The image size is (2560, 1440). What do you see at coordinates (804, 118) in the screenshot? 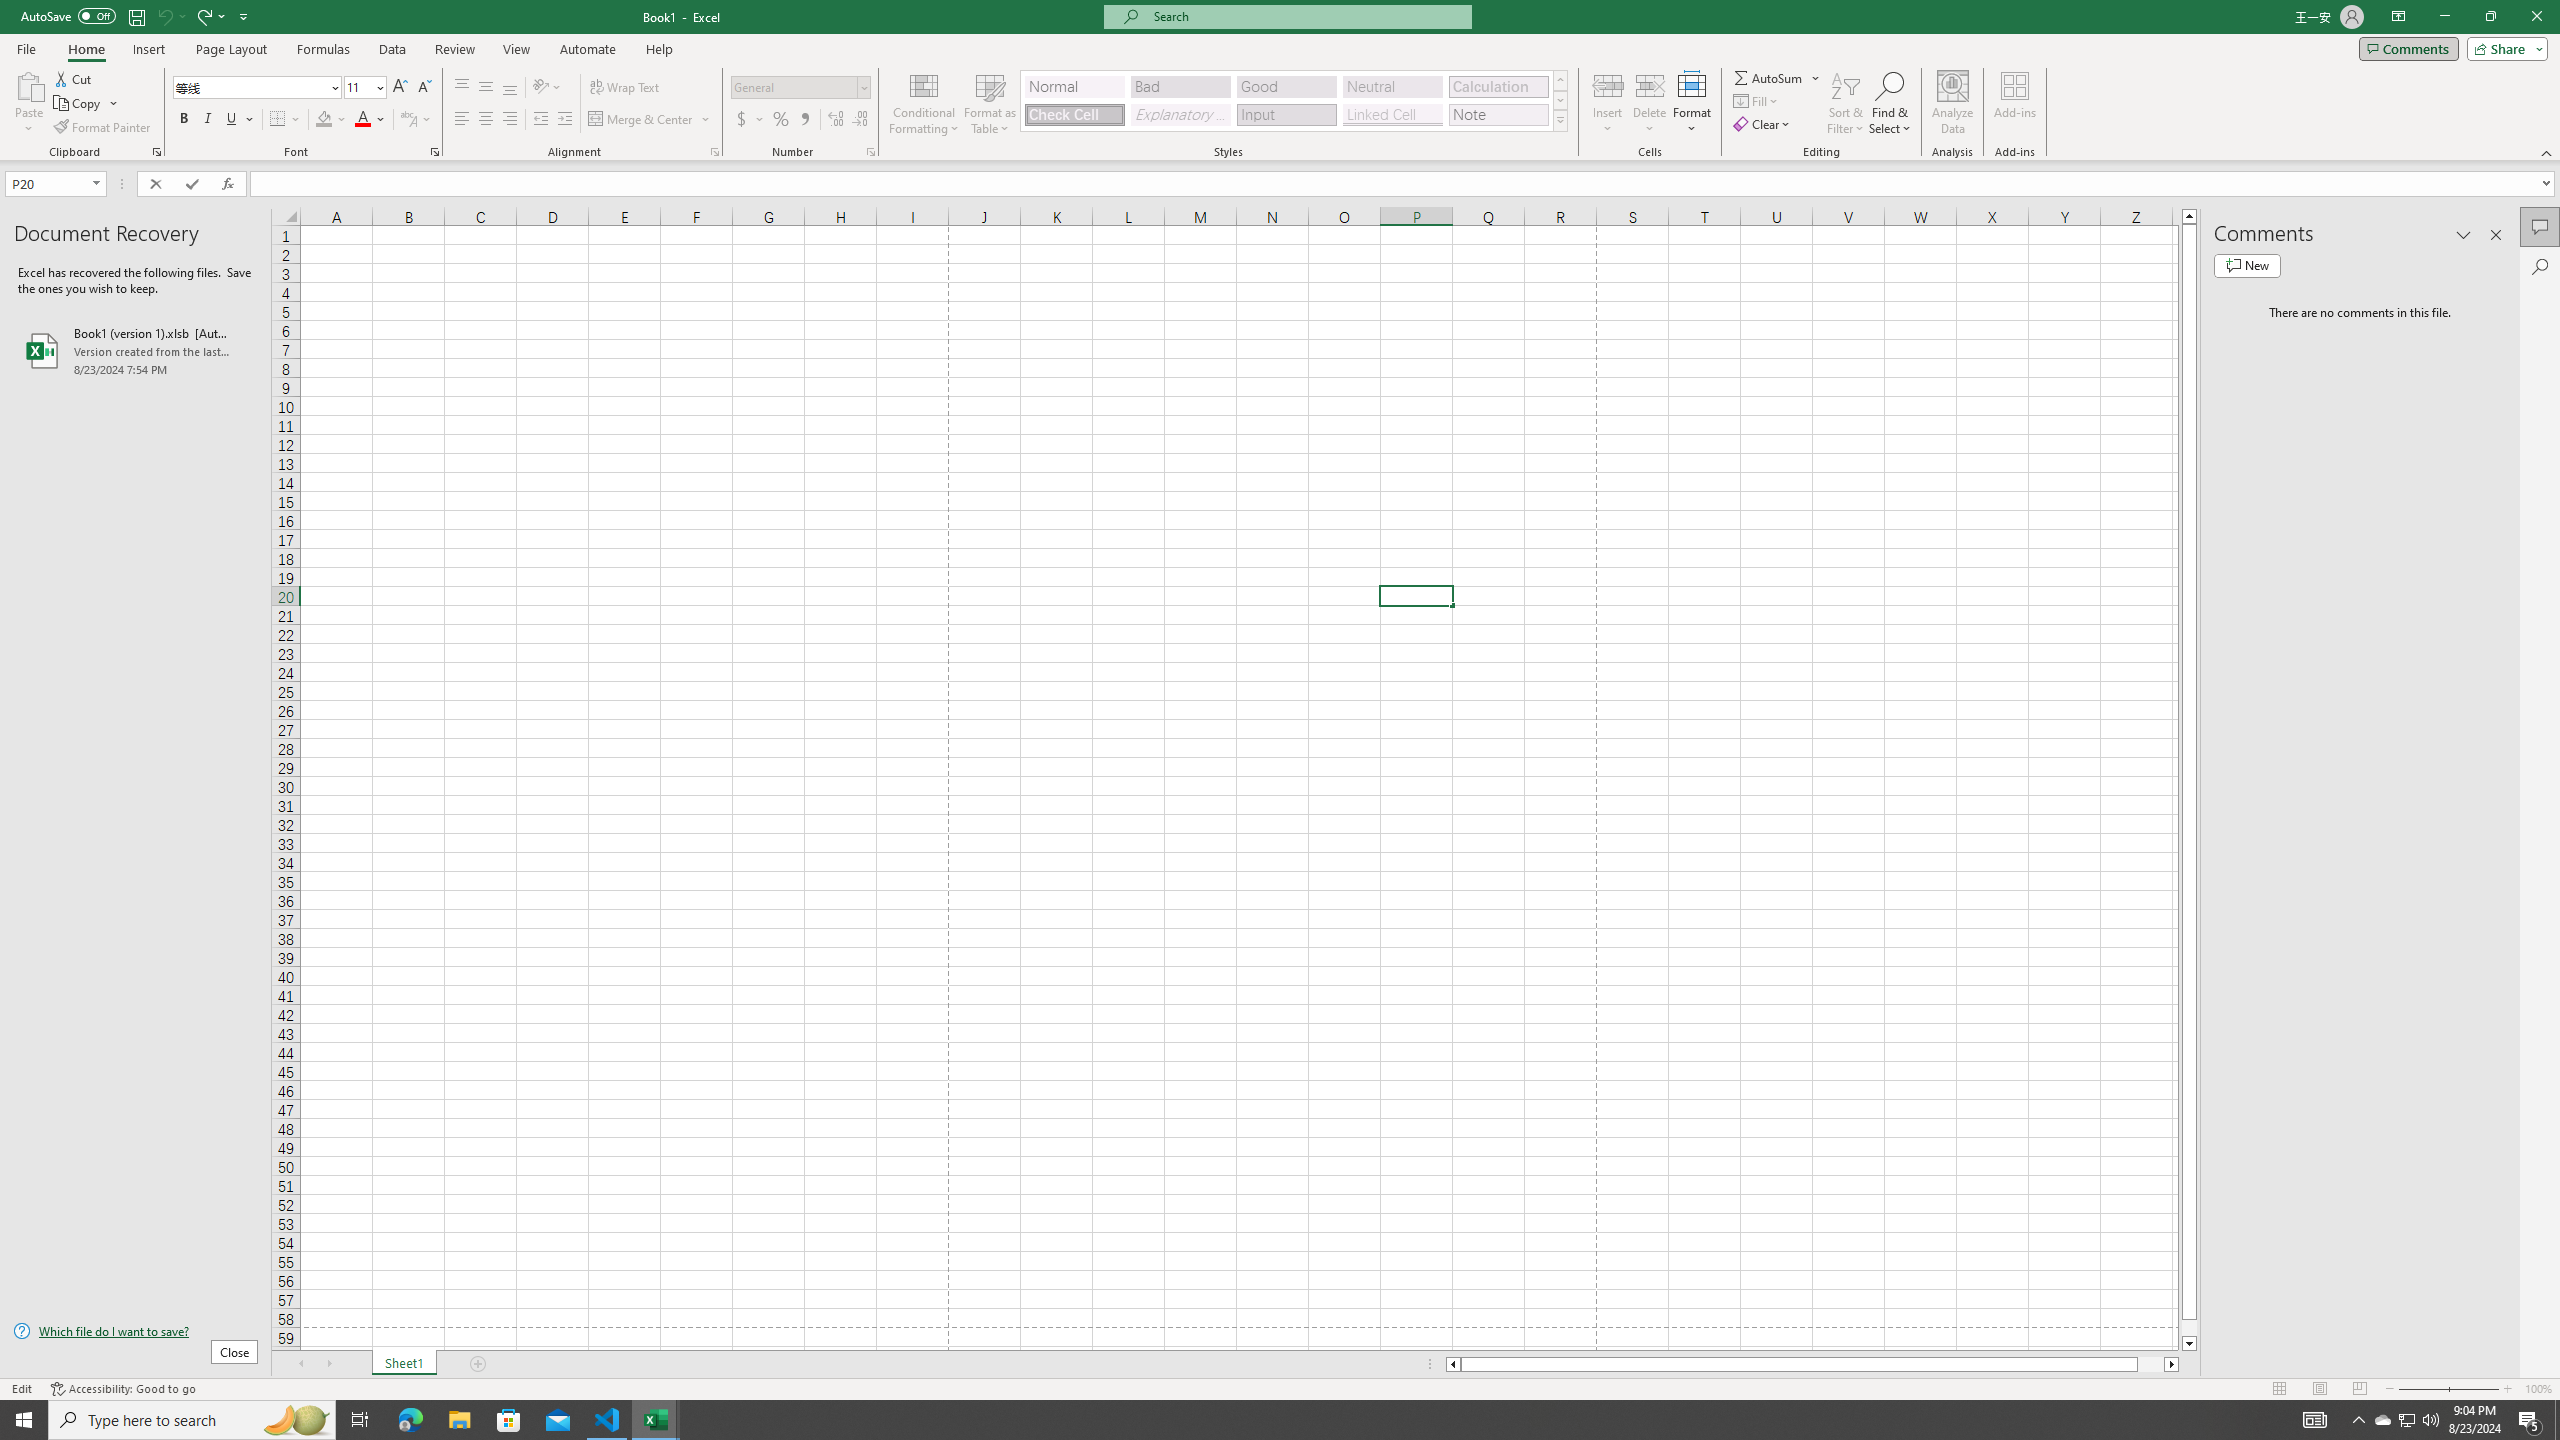
I see `'Comma Style'` at bounding box center [804, 118].